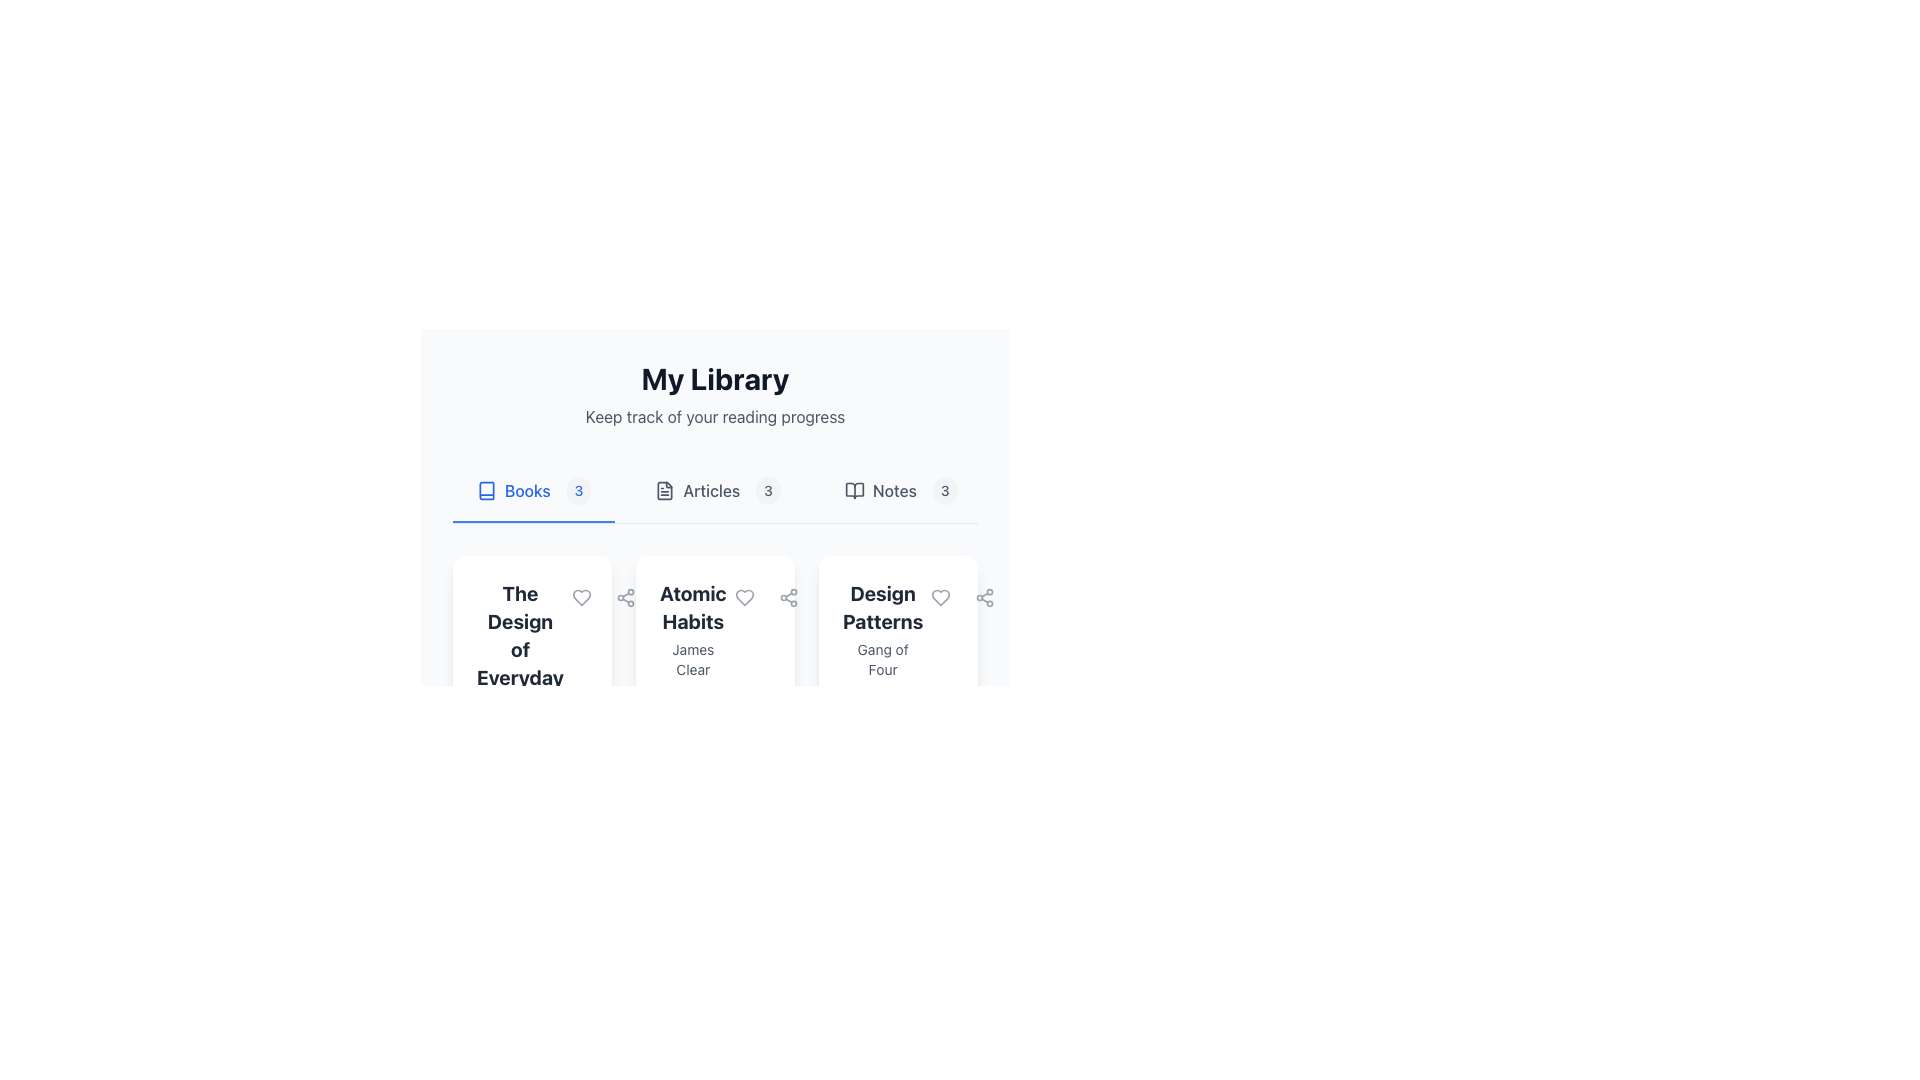  I want to click on the interactive circular button with a share icon located in the upper-right corner of the 'Atomic Habits' card, so click(624, 596).